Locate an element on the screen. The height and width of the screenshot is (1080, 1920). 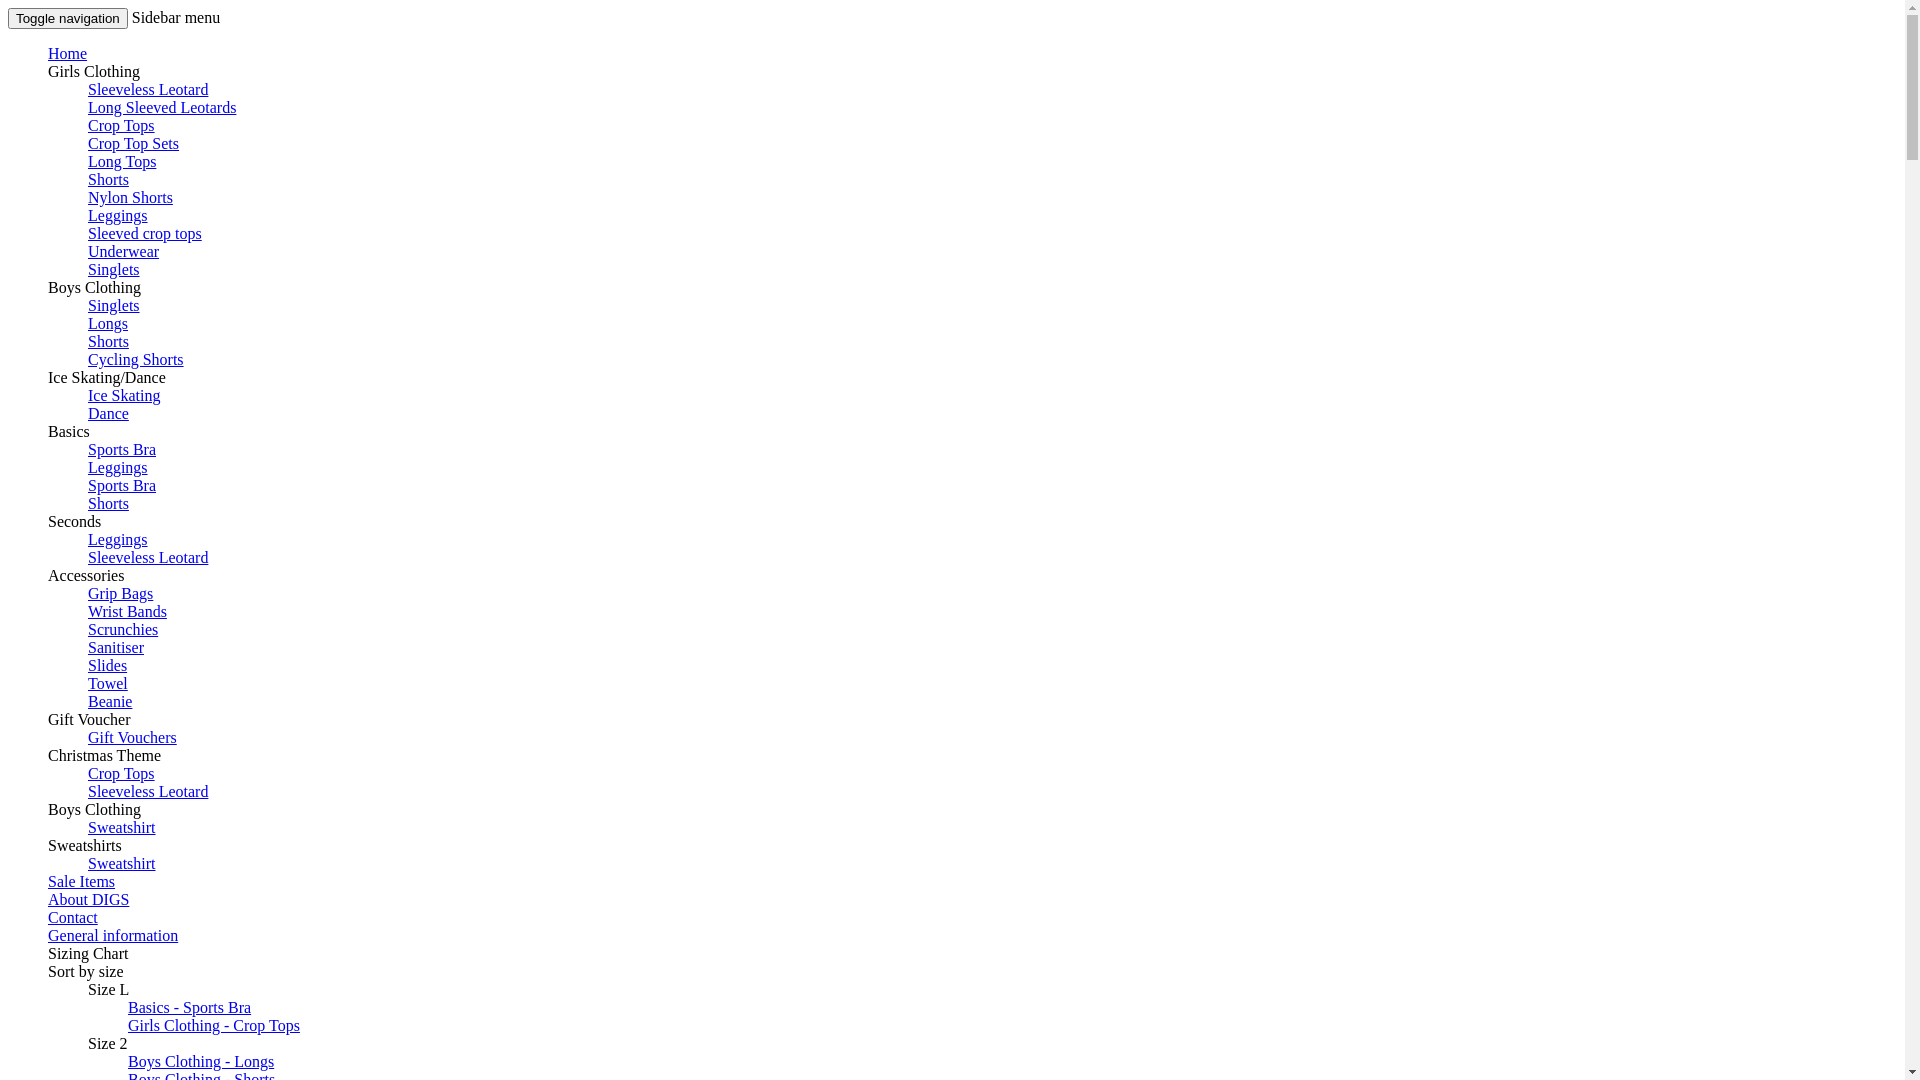
'Sweatshirts' is located at coordinates (84, 845).